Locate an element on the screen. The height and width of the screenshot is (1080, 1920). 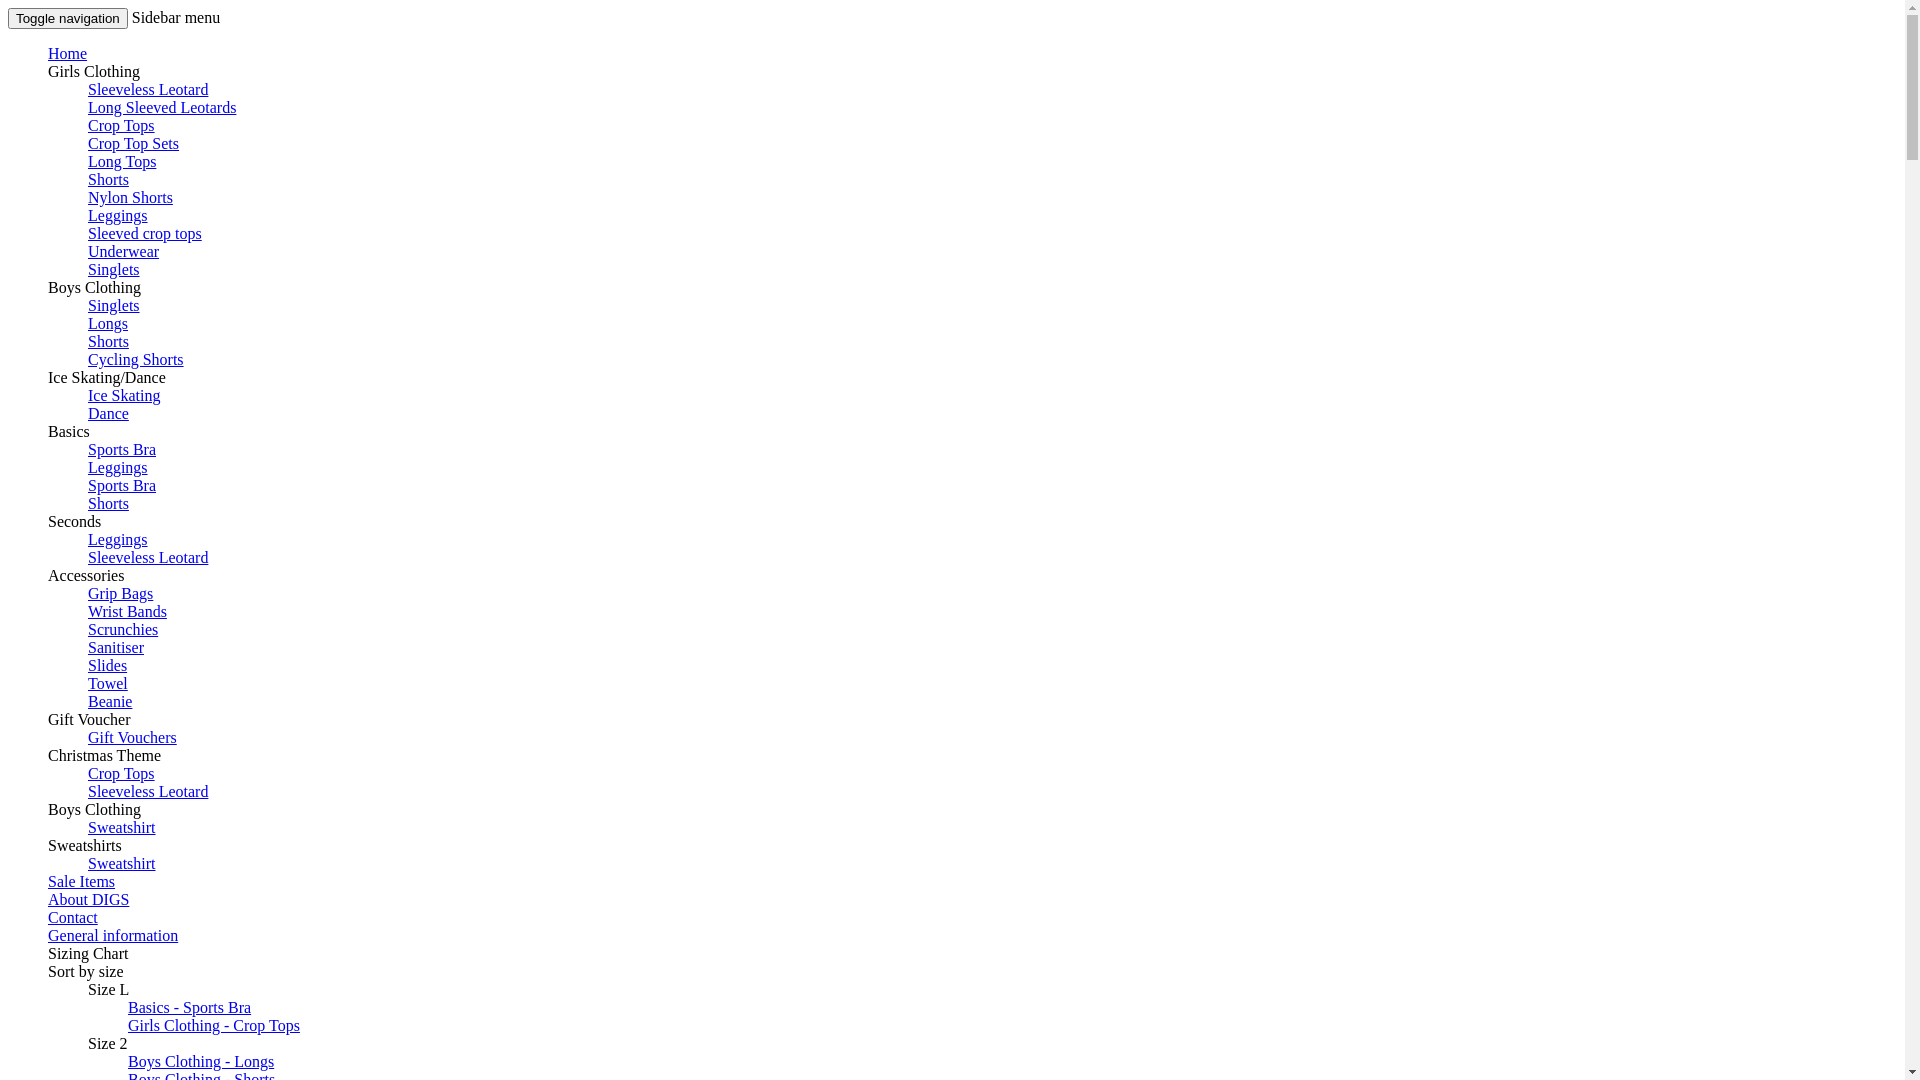
'Sweatshirts' is located at coordinates (84, 845).